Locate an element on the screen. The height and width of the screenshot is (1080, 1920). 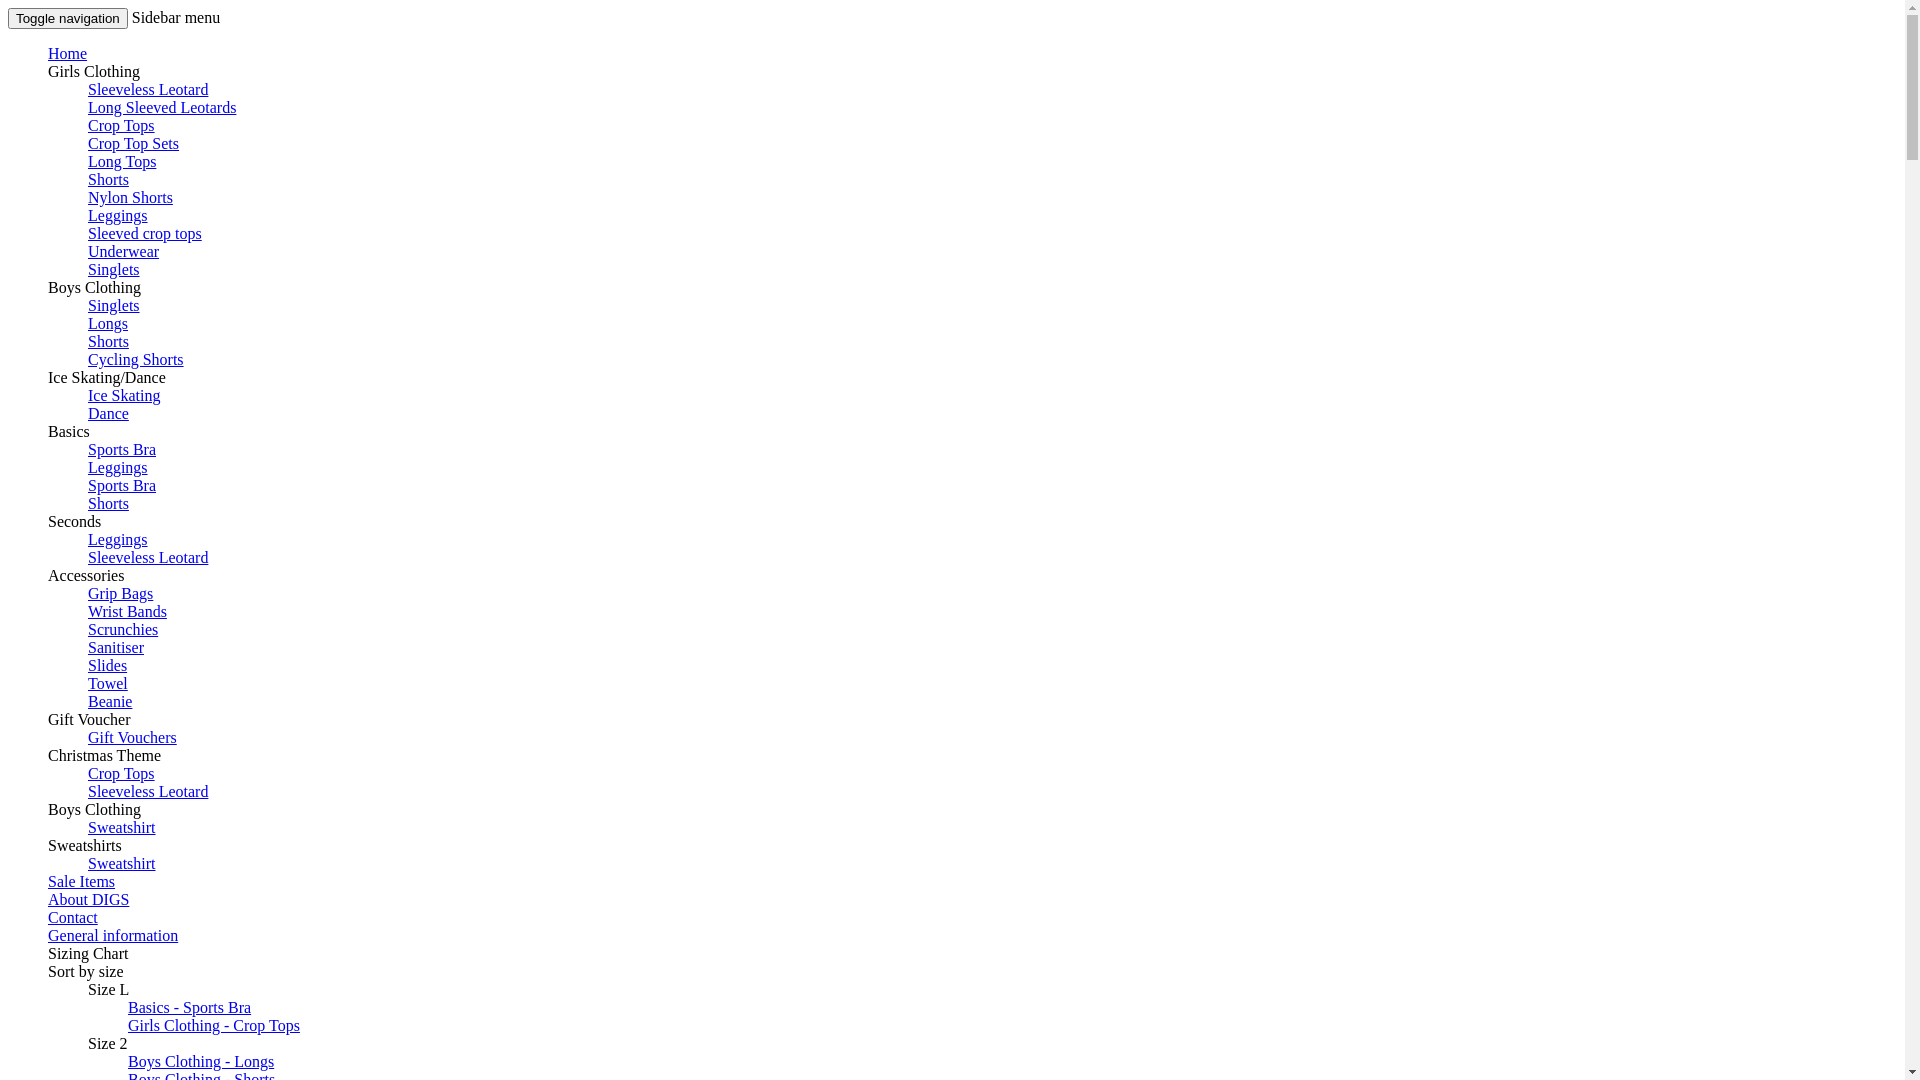
'Sweatshirts' is located at coordinates (84, 845).